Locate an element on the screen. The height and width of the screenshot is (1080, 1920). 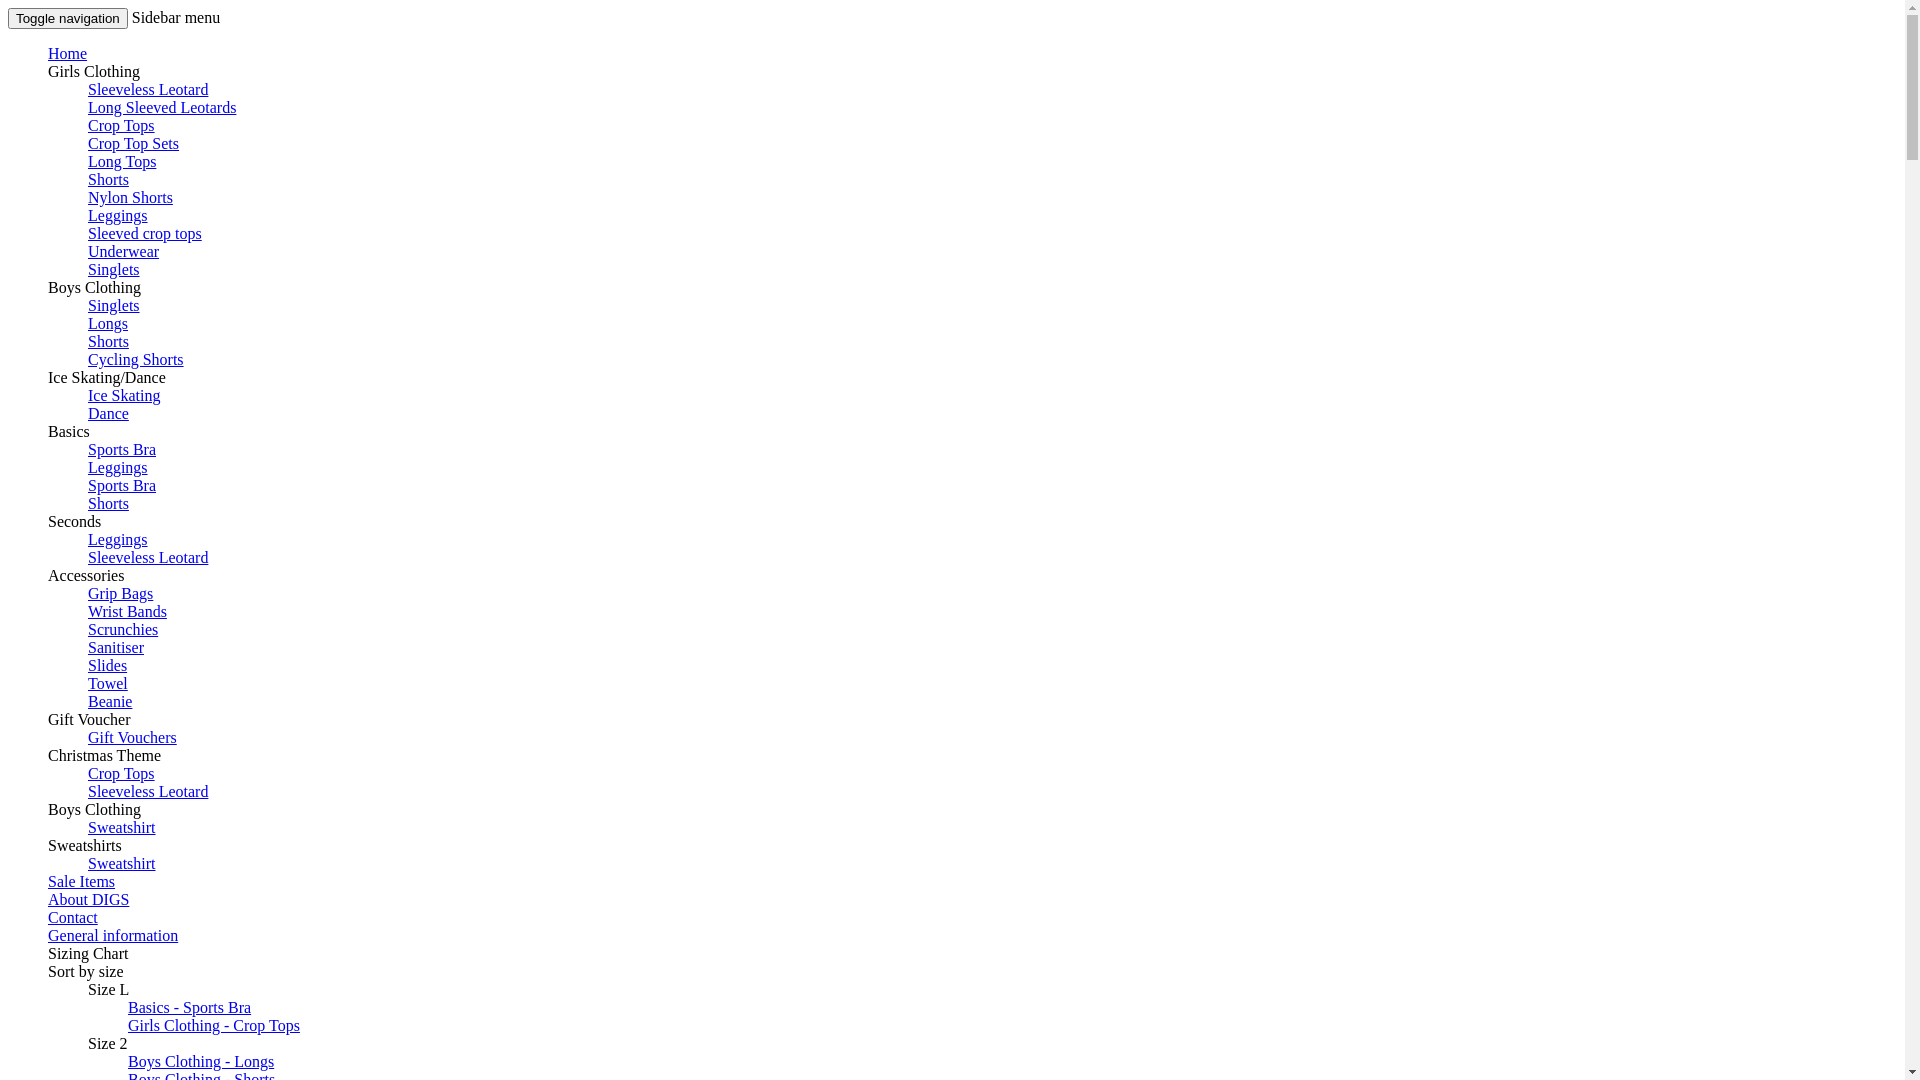
'Sweatshirts' is located at coordinates (84, 845).